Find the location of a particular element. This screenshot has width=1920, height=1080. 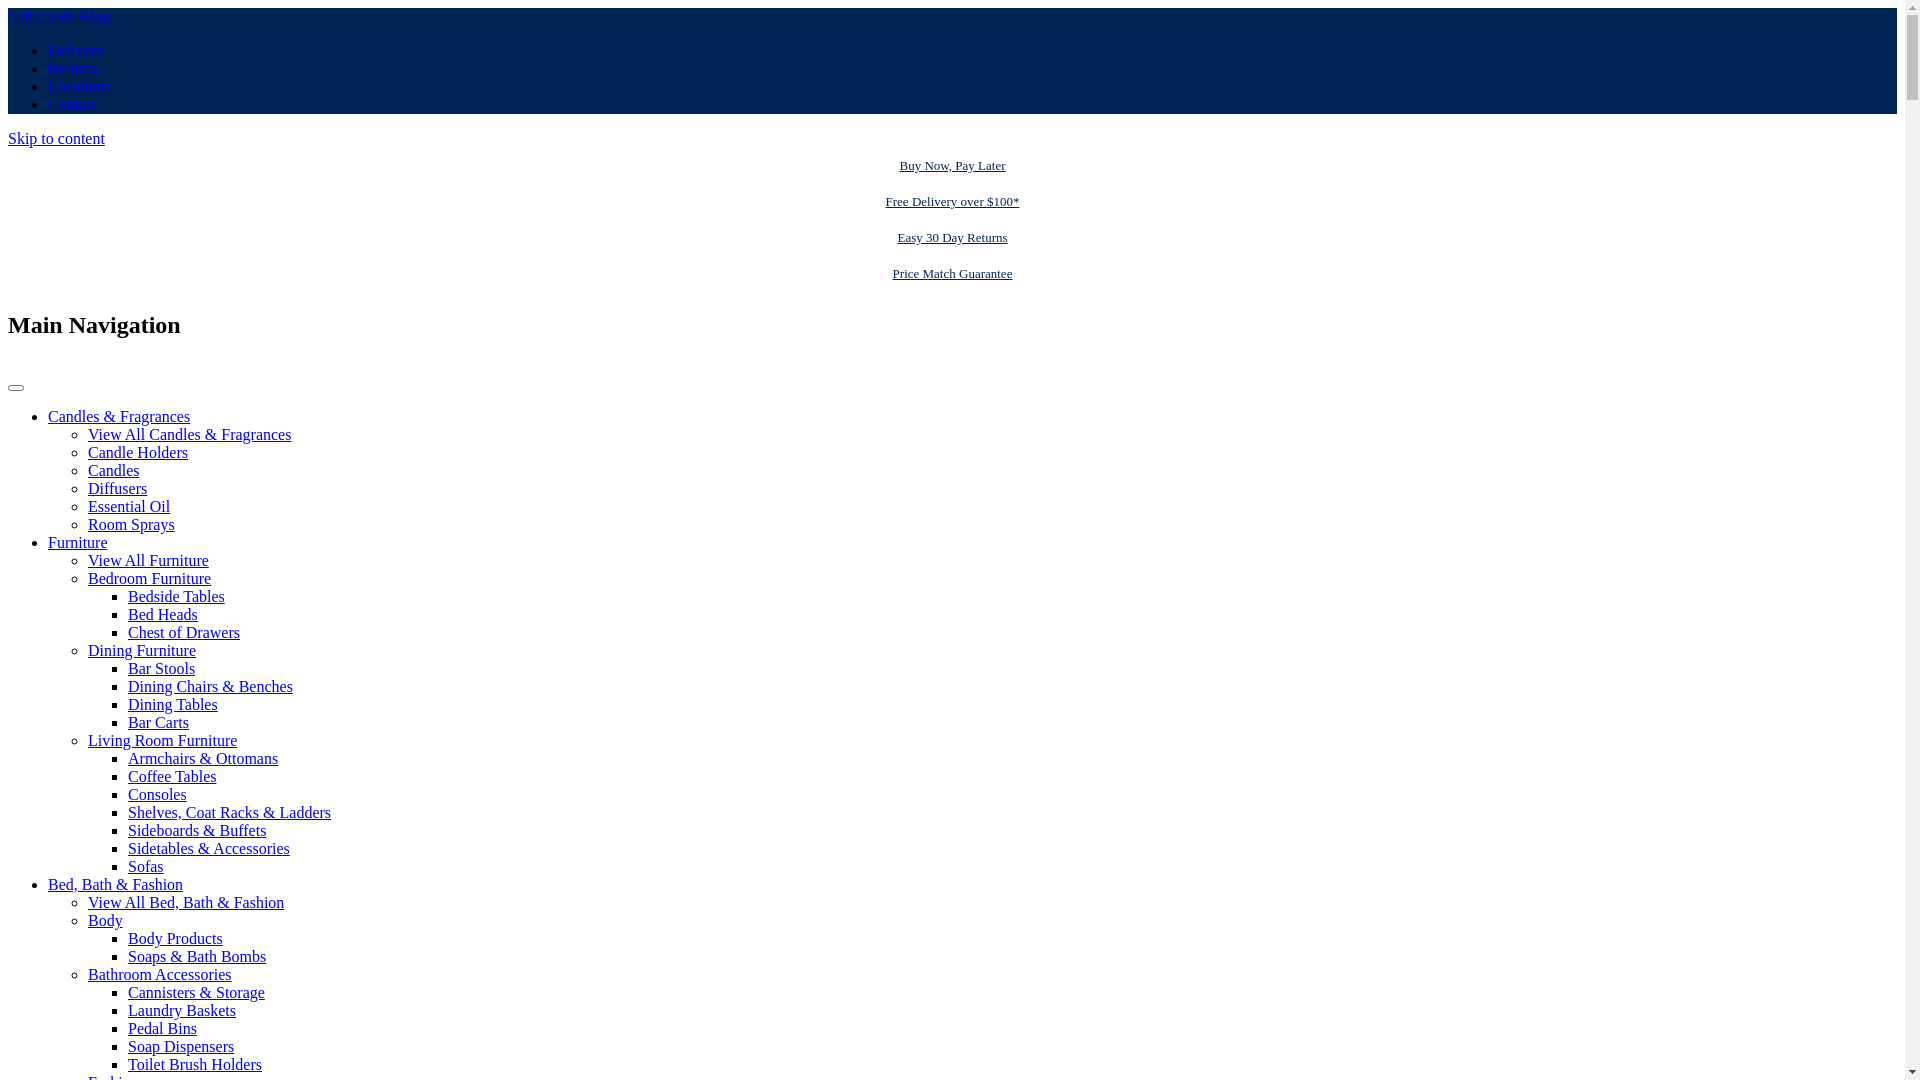

'Living Room Furniture' is located at coordinates (86, 740).